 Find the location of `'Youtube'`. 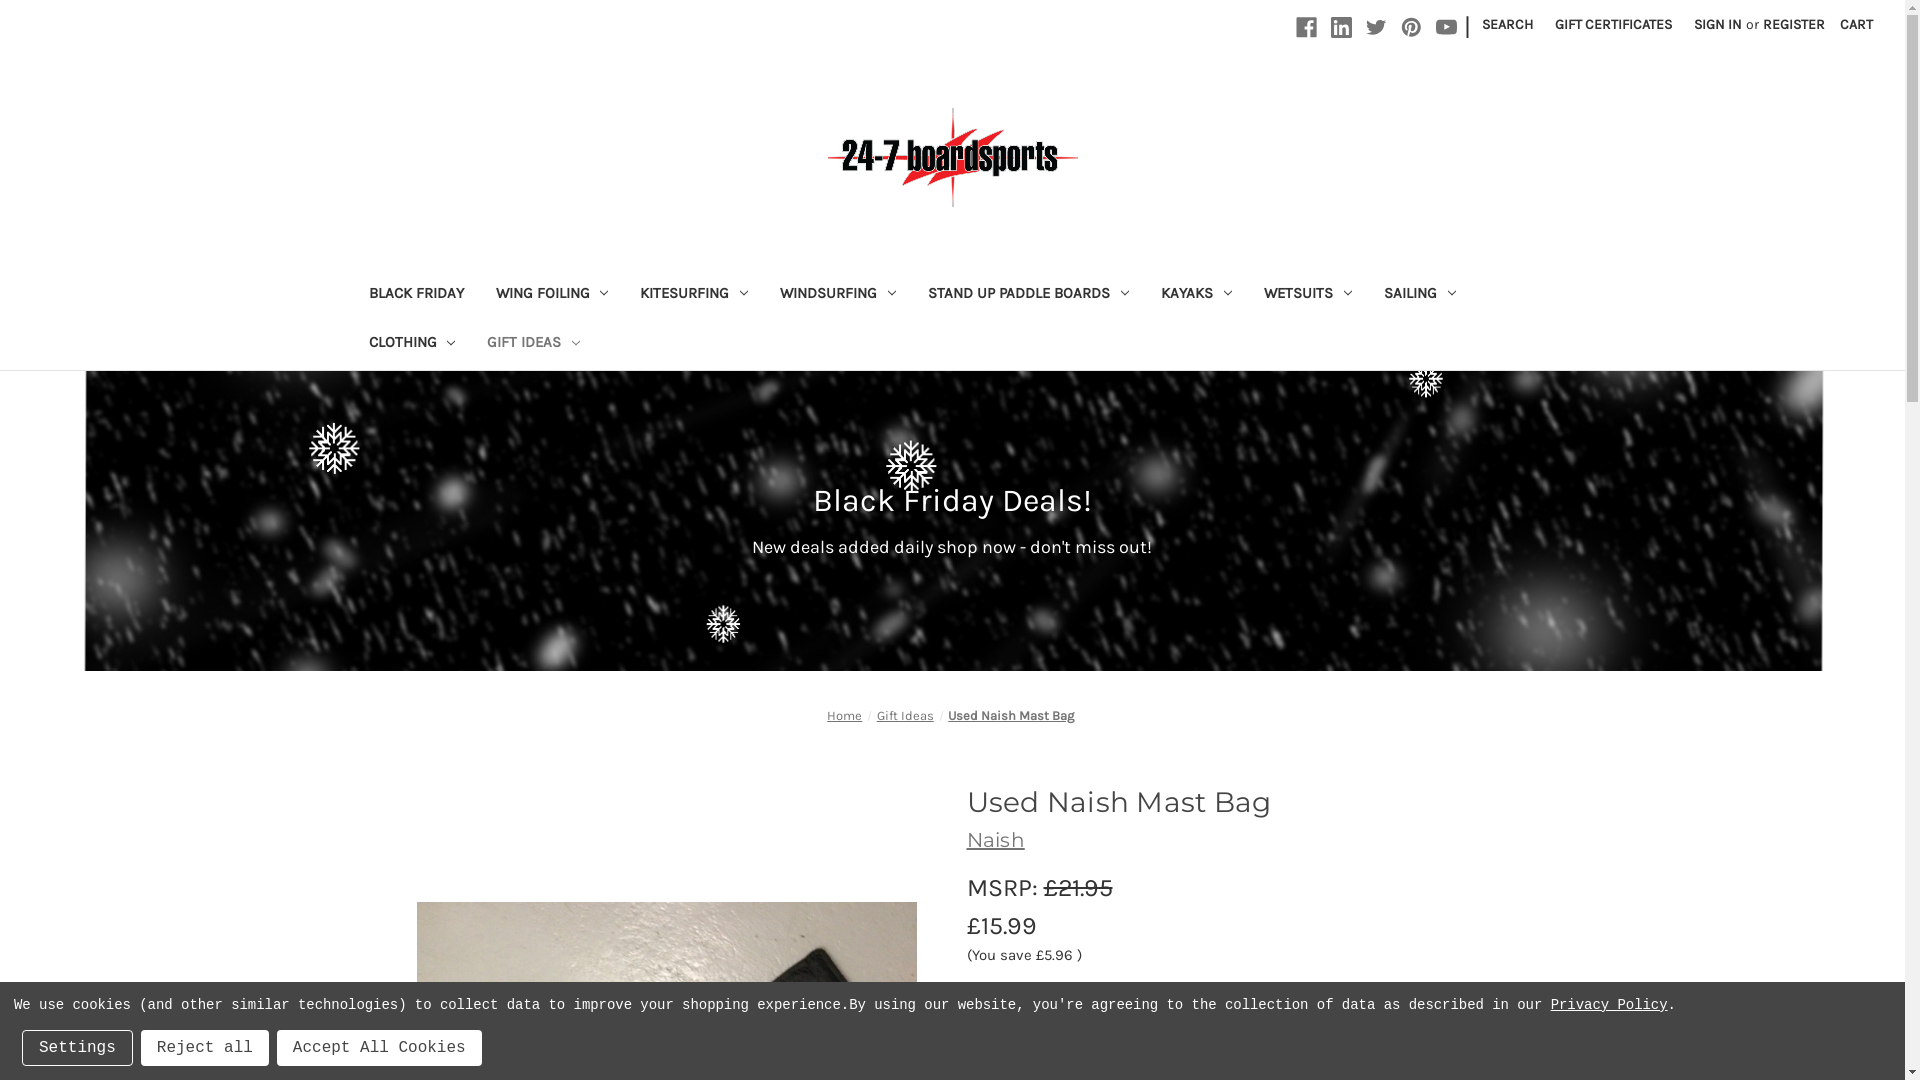

'Youtube' is located at coordinates (1446, 27).